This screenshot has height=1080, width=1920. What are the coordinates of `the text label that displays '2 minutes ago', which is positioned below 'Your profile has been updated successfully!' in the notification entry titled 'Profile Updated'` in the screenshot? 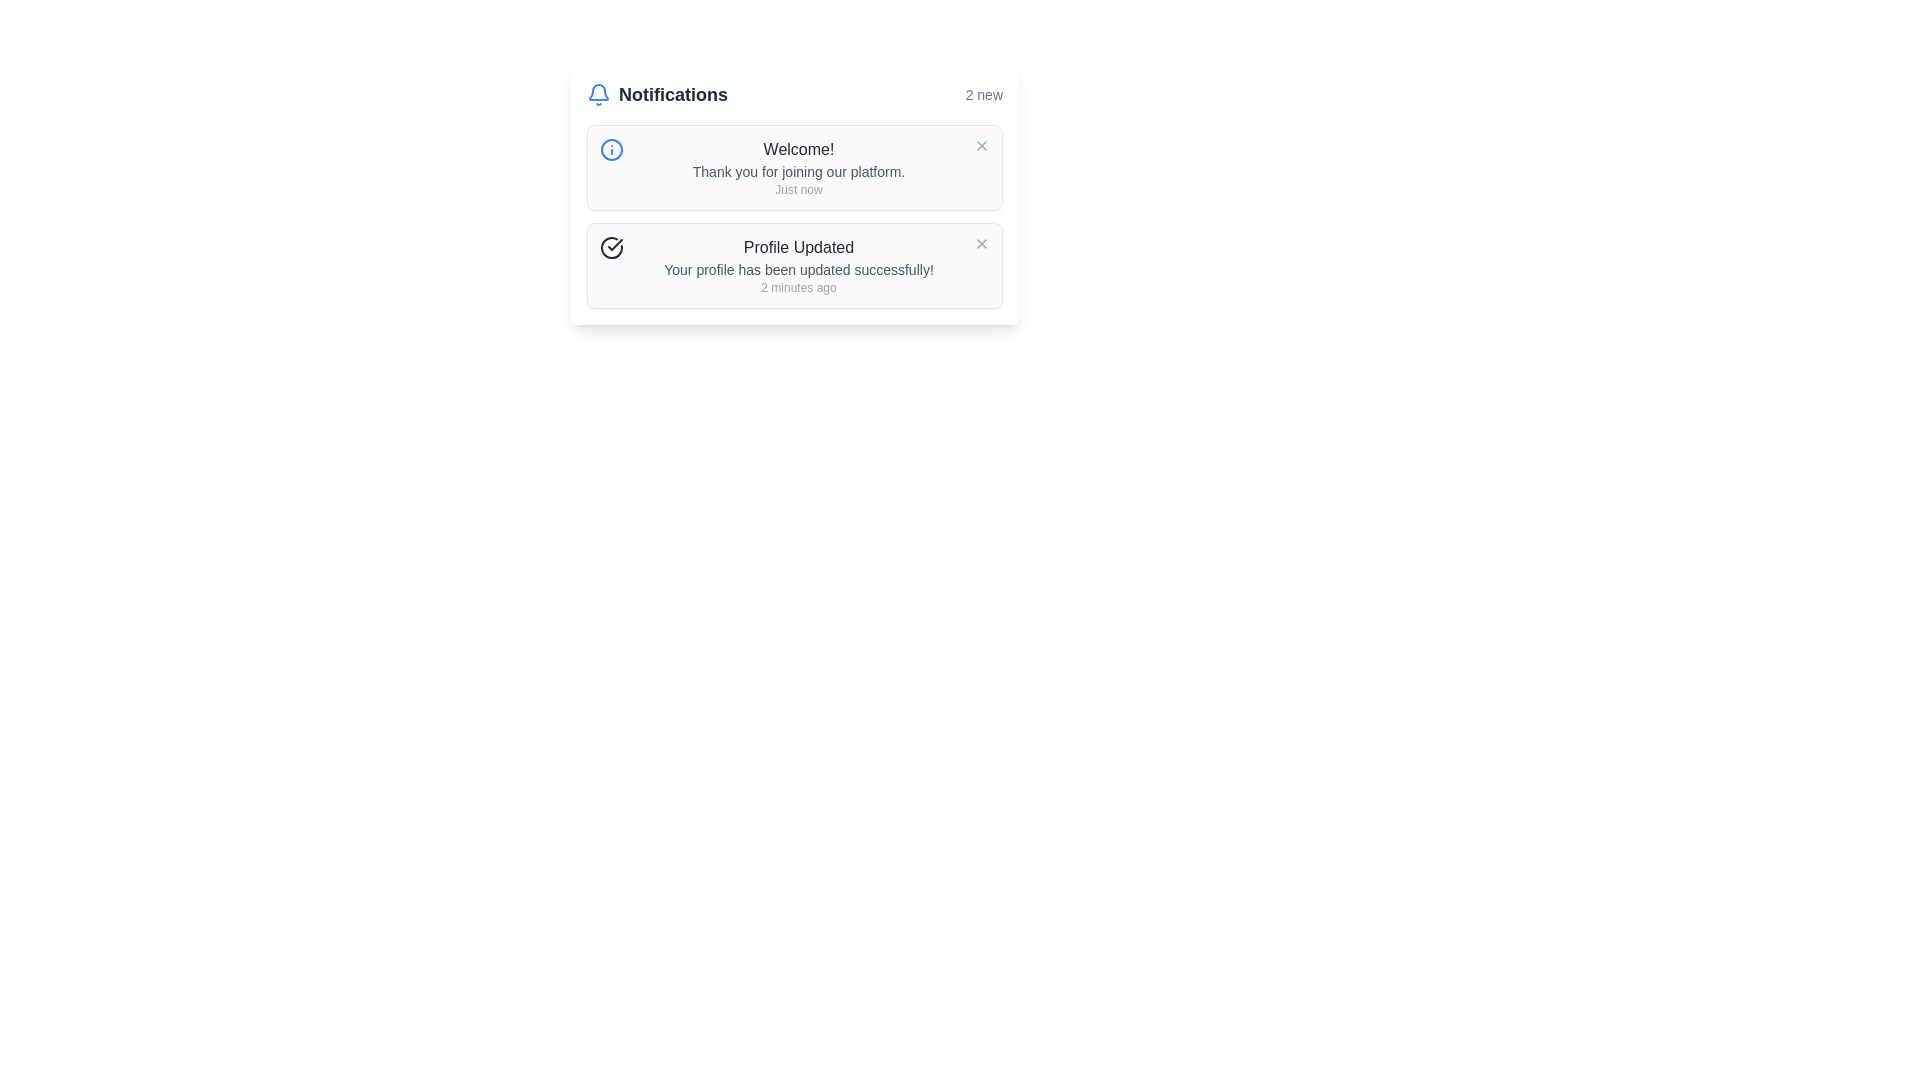 It's located at (797, 288).